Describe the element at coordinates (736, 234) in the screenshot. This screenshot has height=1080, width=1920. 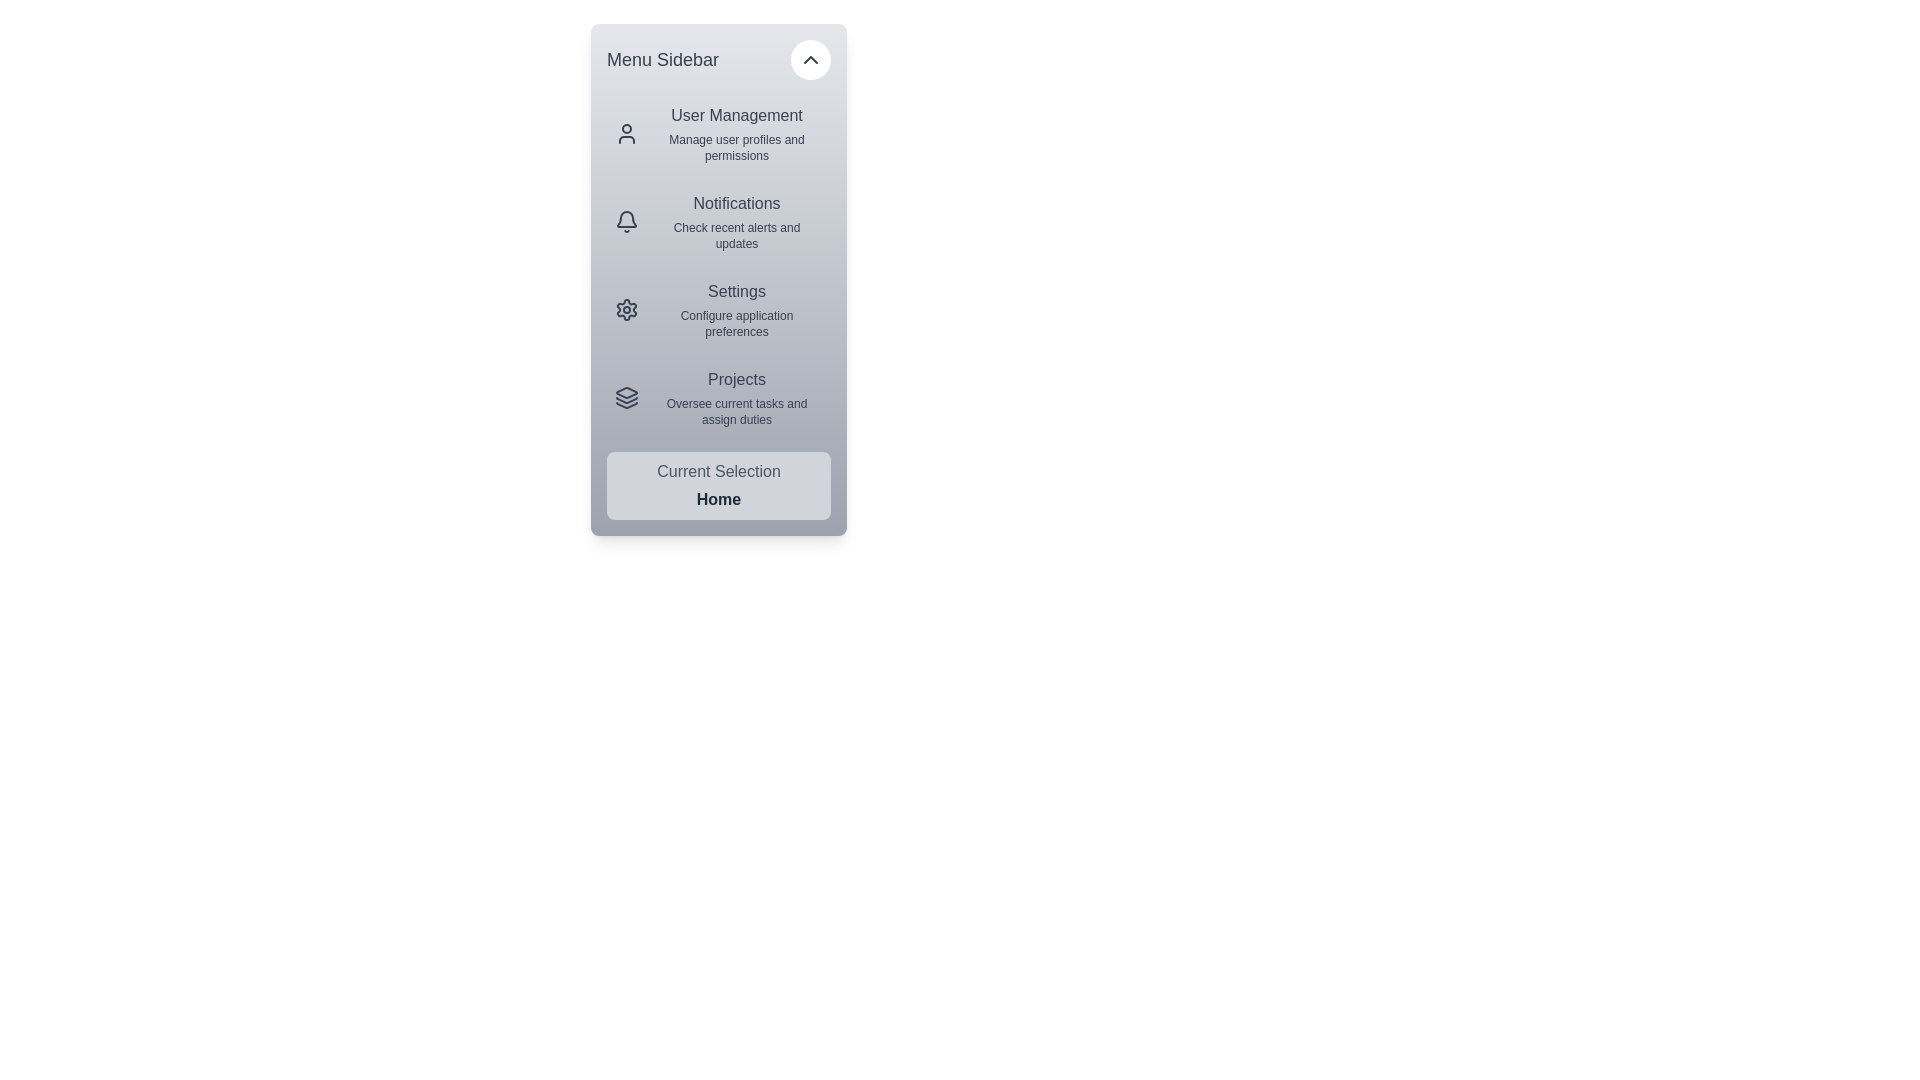
I see `the text label component that contains the text 'Check recent alerts and updates', which is styled in a small font size and positioned directly below the title 'Notifications'` at that location.